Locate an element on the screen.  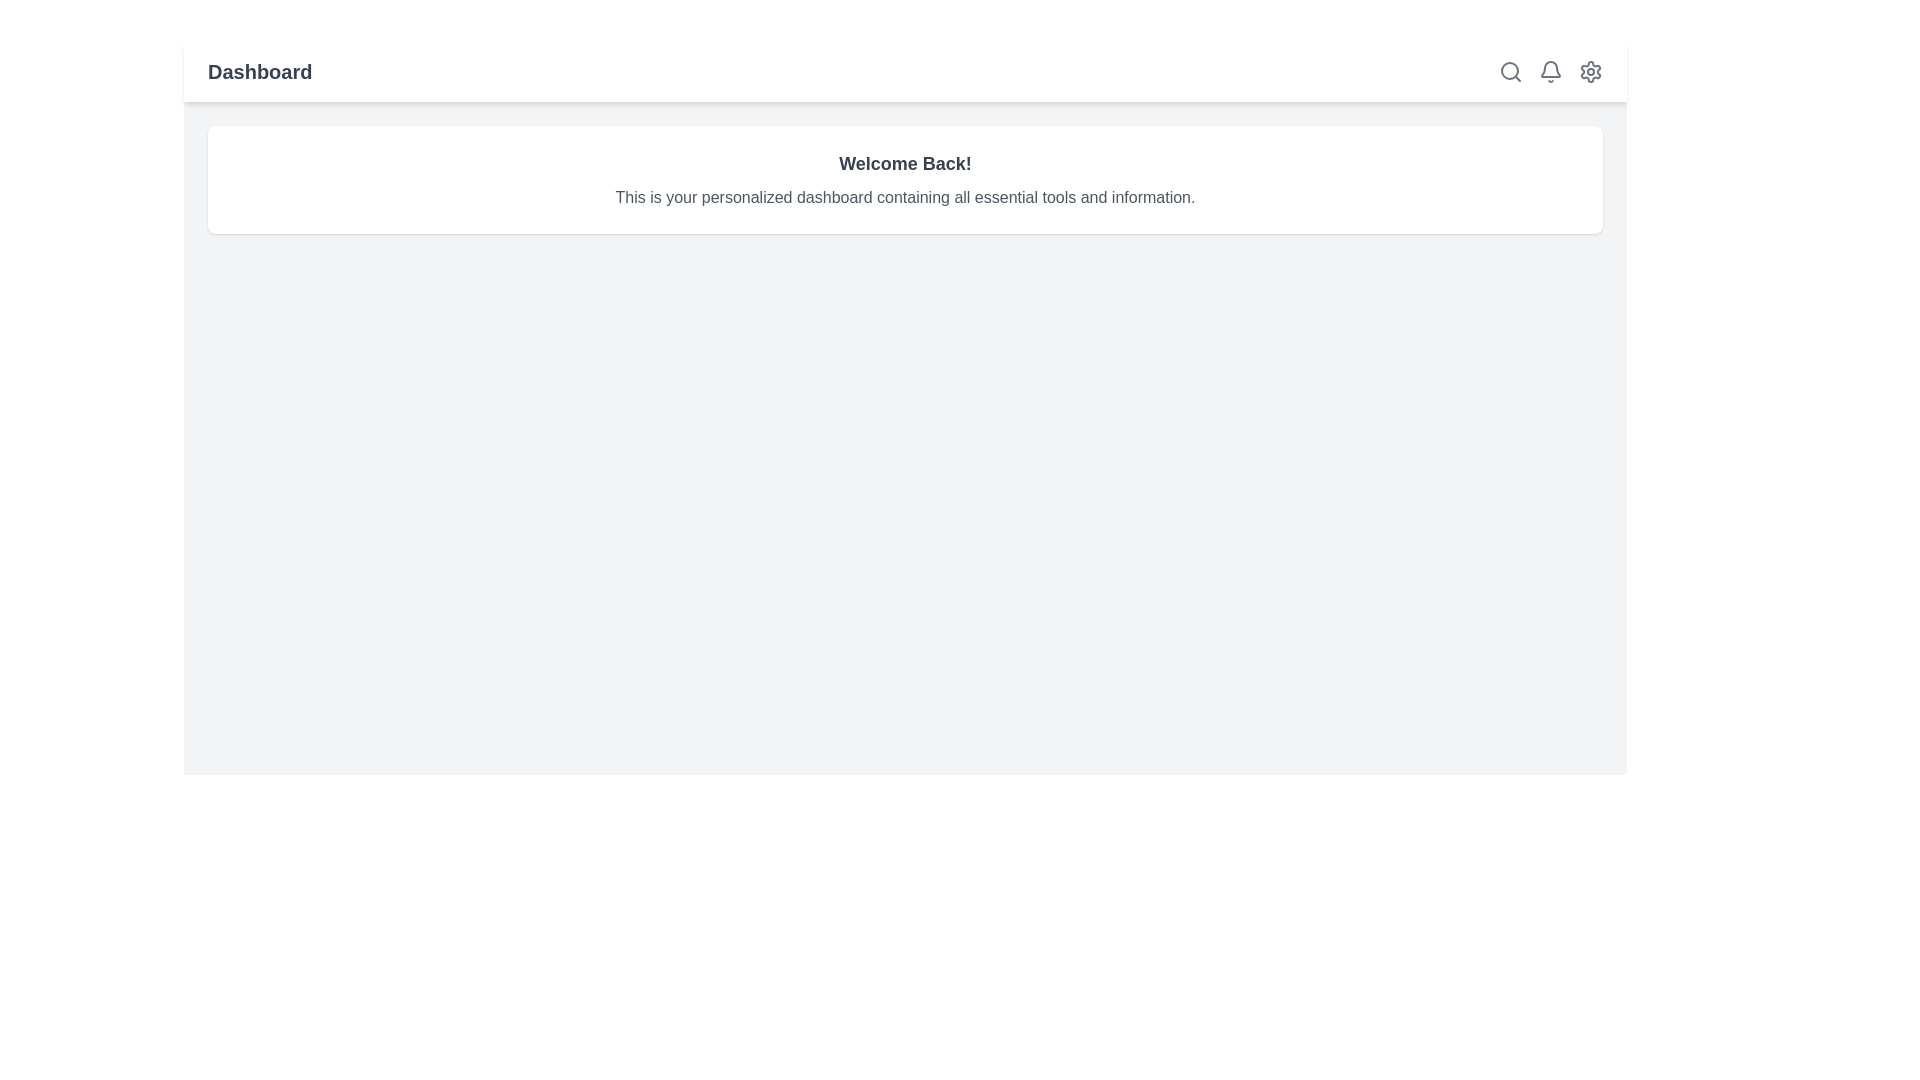
the Icon button located at the top-right corner of the interface is located at coordinates (1589, 71).